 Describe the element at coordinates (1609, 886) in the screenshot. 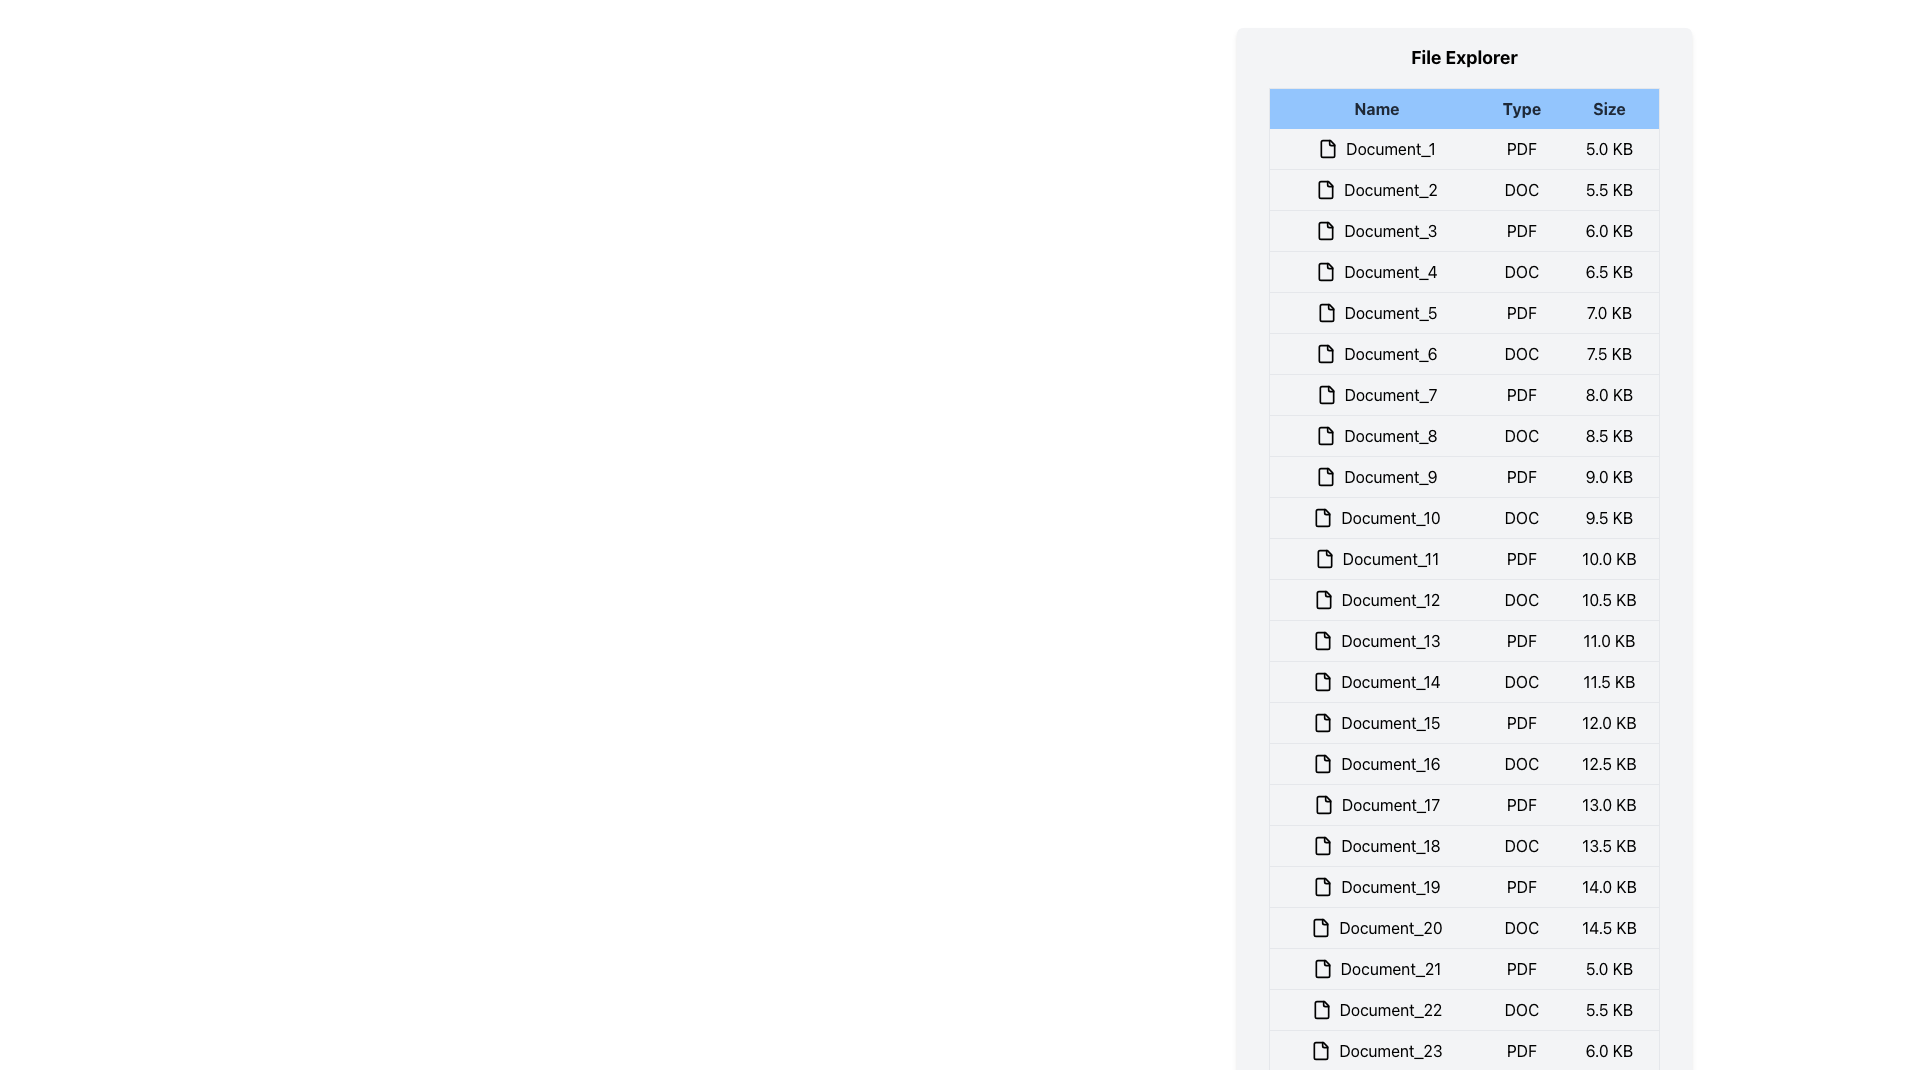

I see `the text label displaying the size information '14.0 KB' in the 'Size' column of the file listing table for the file 'Document_19'` at that location.